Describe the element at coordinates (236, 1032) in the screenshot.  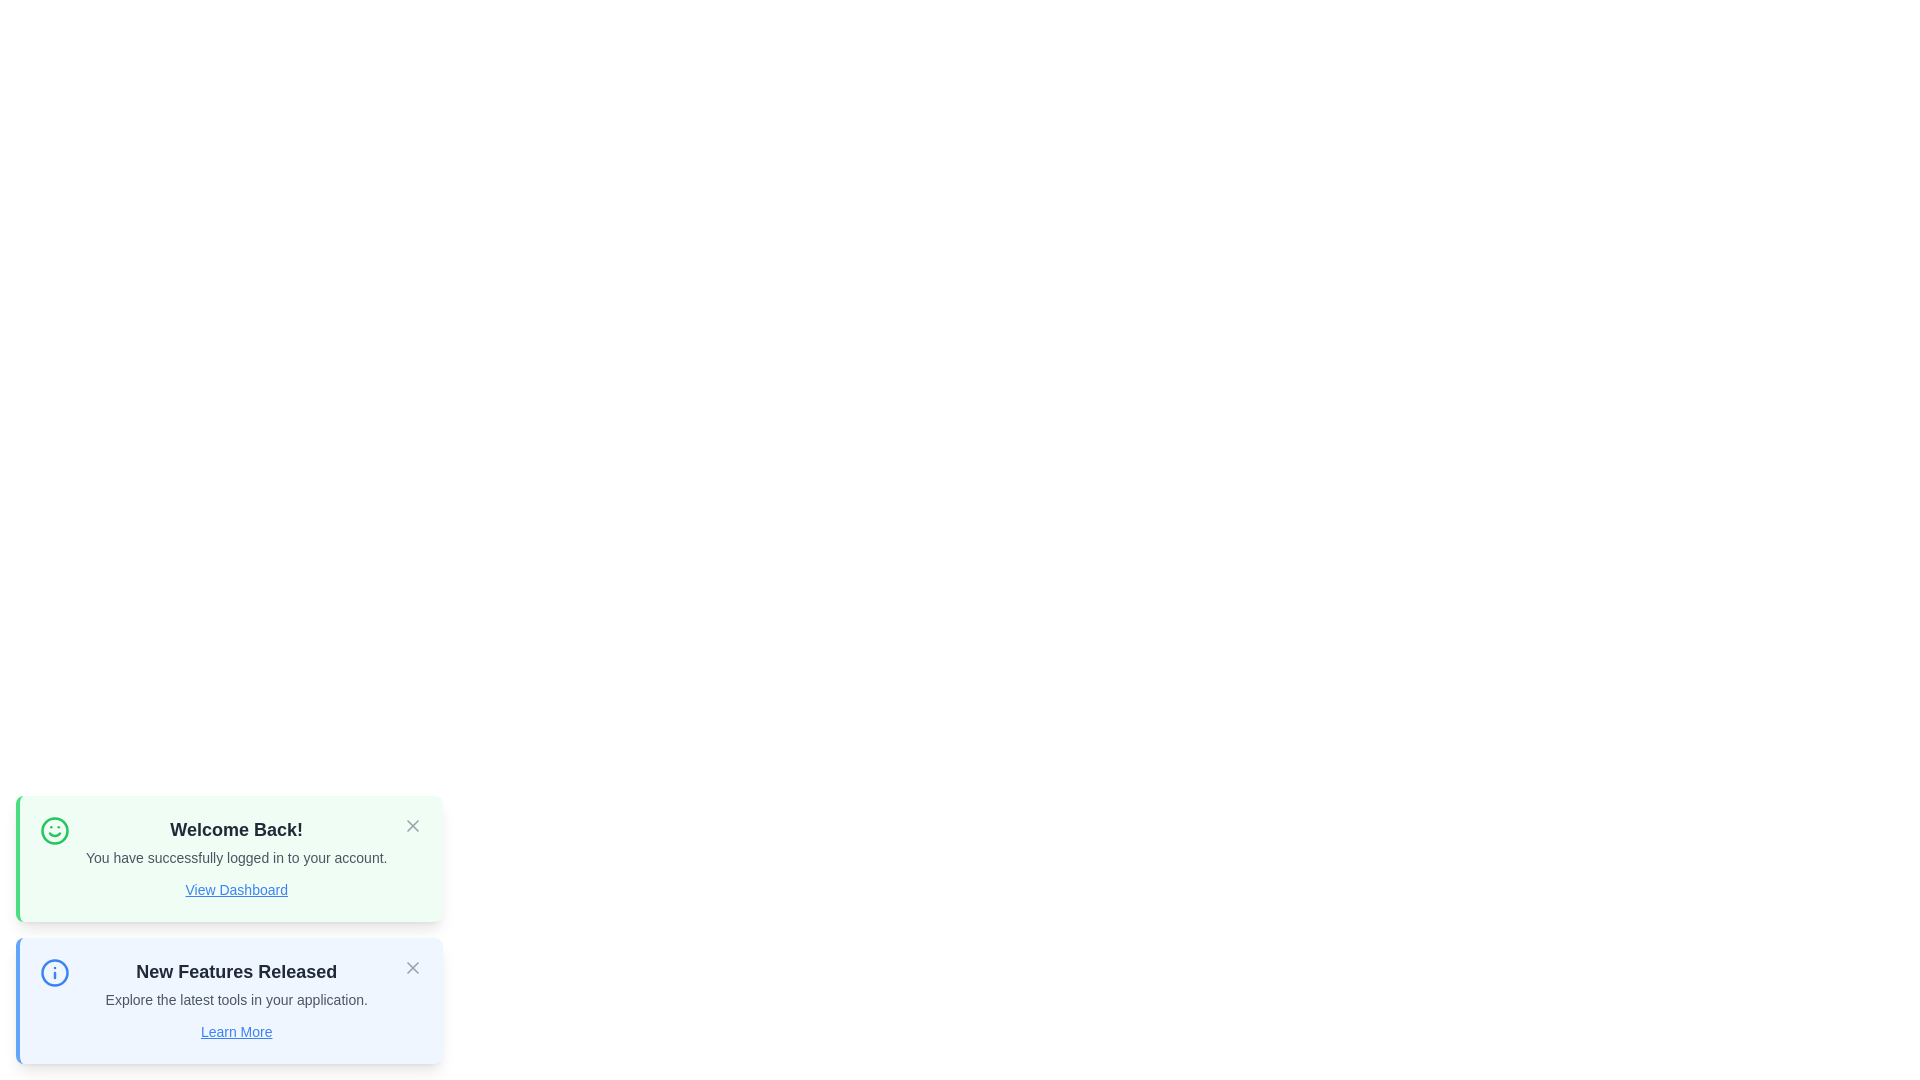
I see `the action link Learn More` at that location.